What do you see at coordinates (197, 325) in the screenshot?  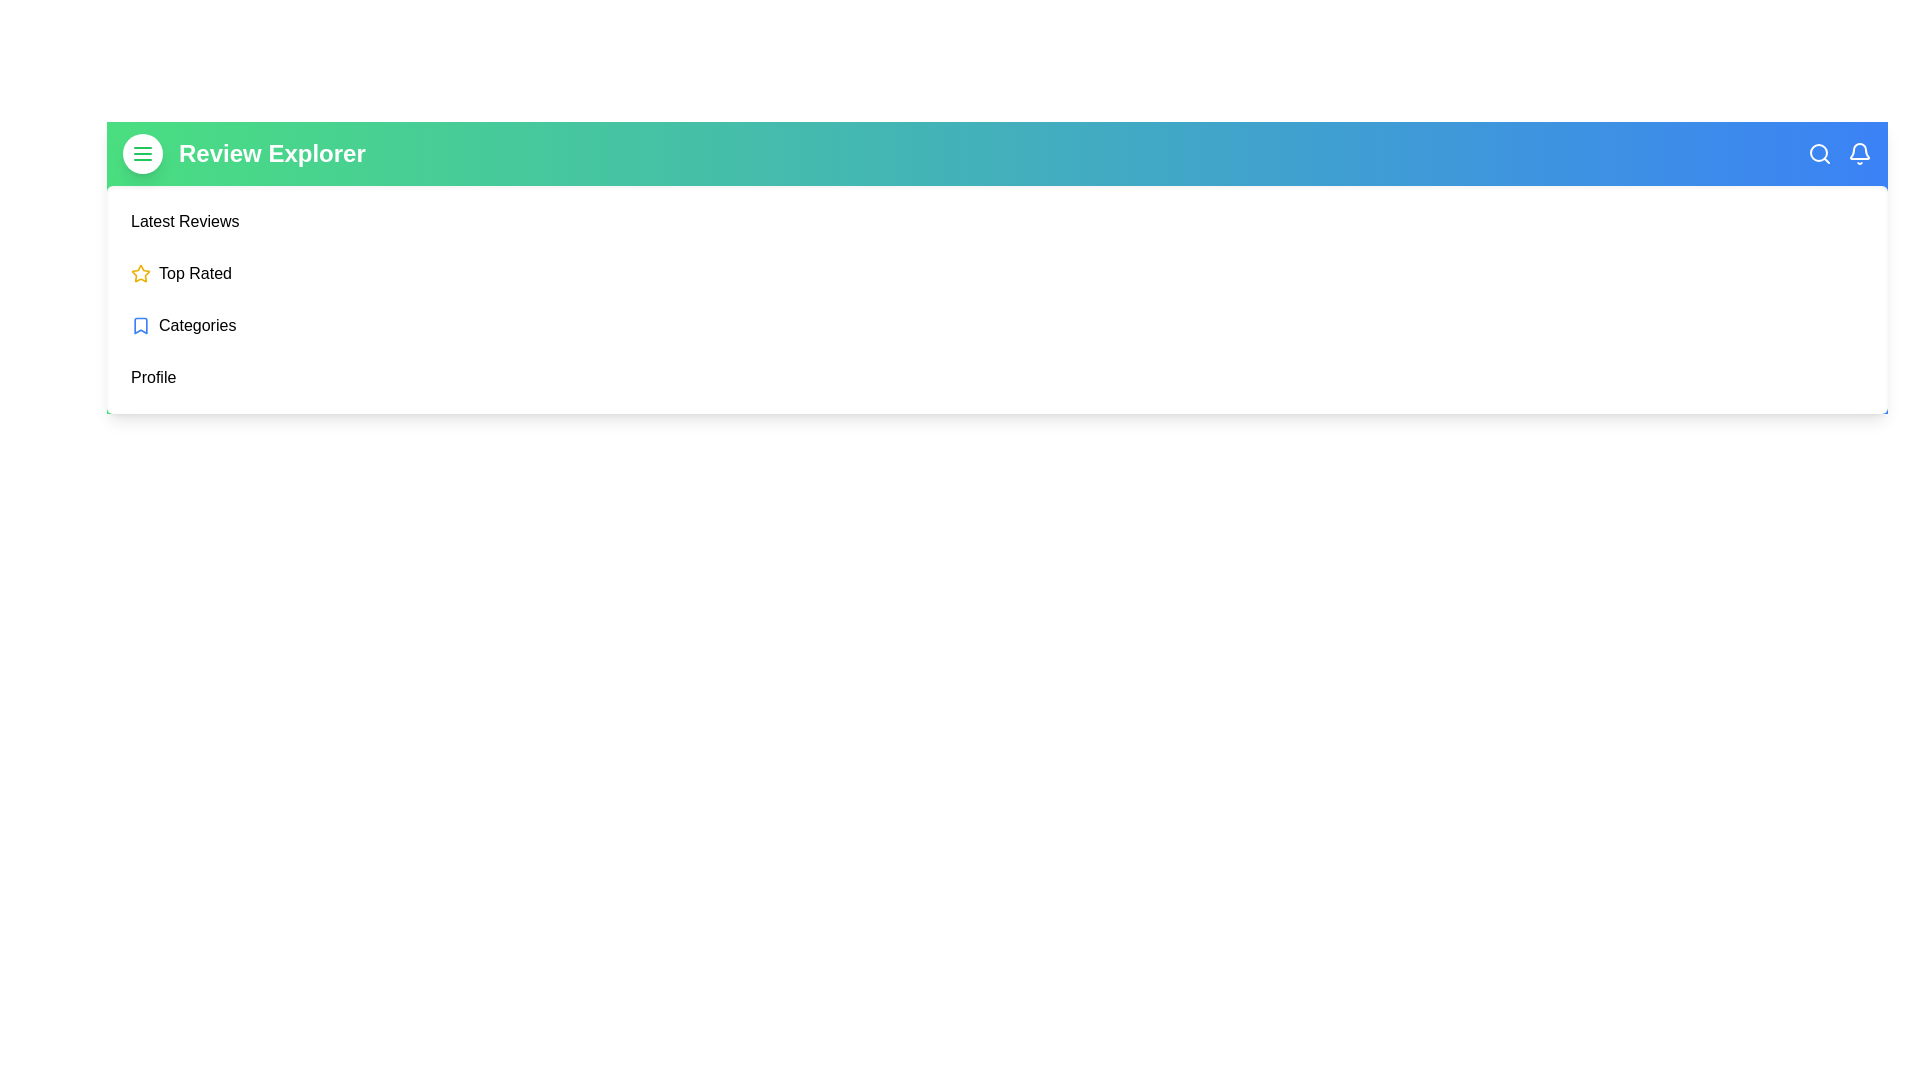 I see `the menu item corresponding to Categories to navigate to that section` at bounding box center [197, 325].